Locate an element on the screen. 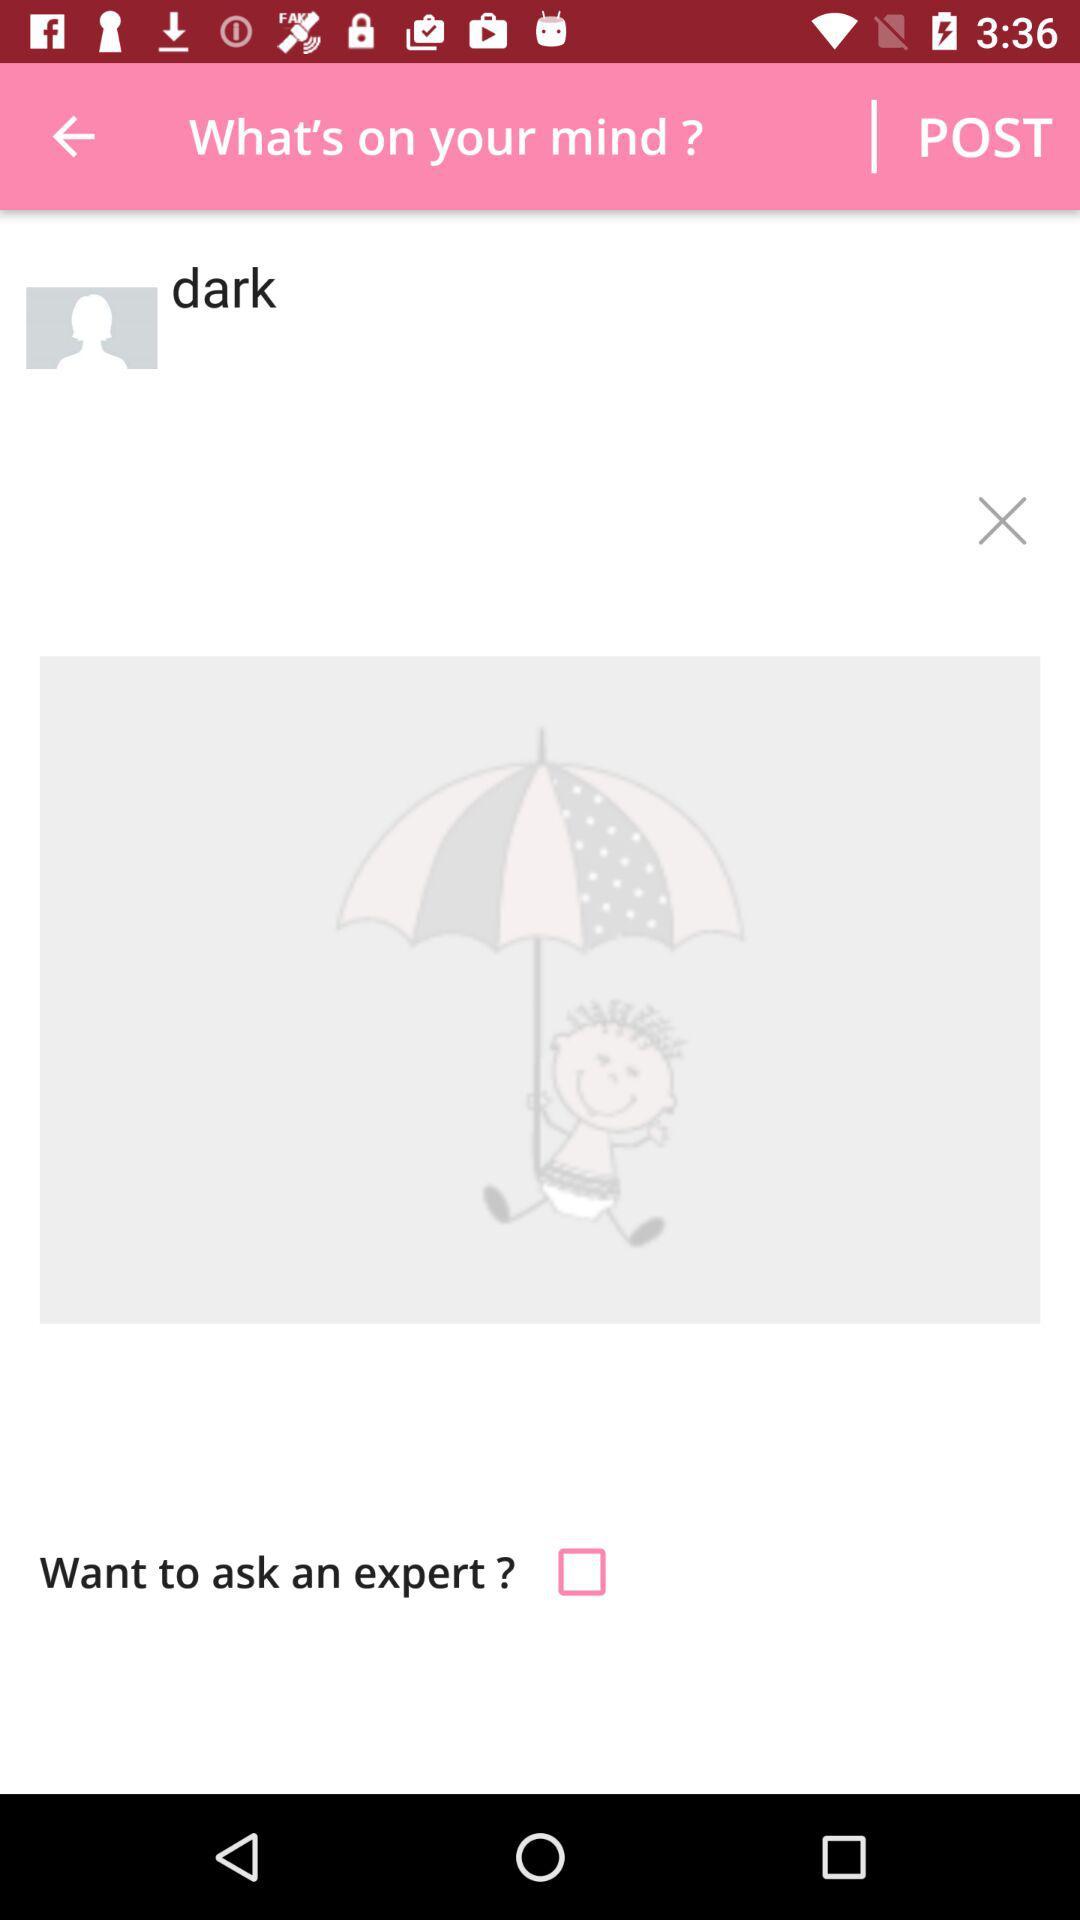 The width and height of the screenshot is (1080, 1920). the icon to the right of the want to ask item is located at coordinates (582, 1570).